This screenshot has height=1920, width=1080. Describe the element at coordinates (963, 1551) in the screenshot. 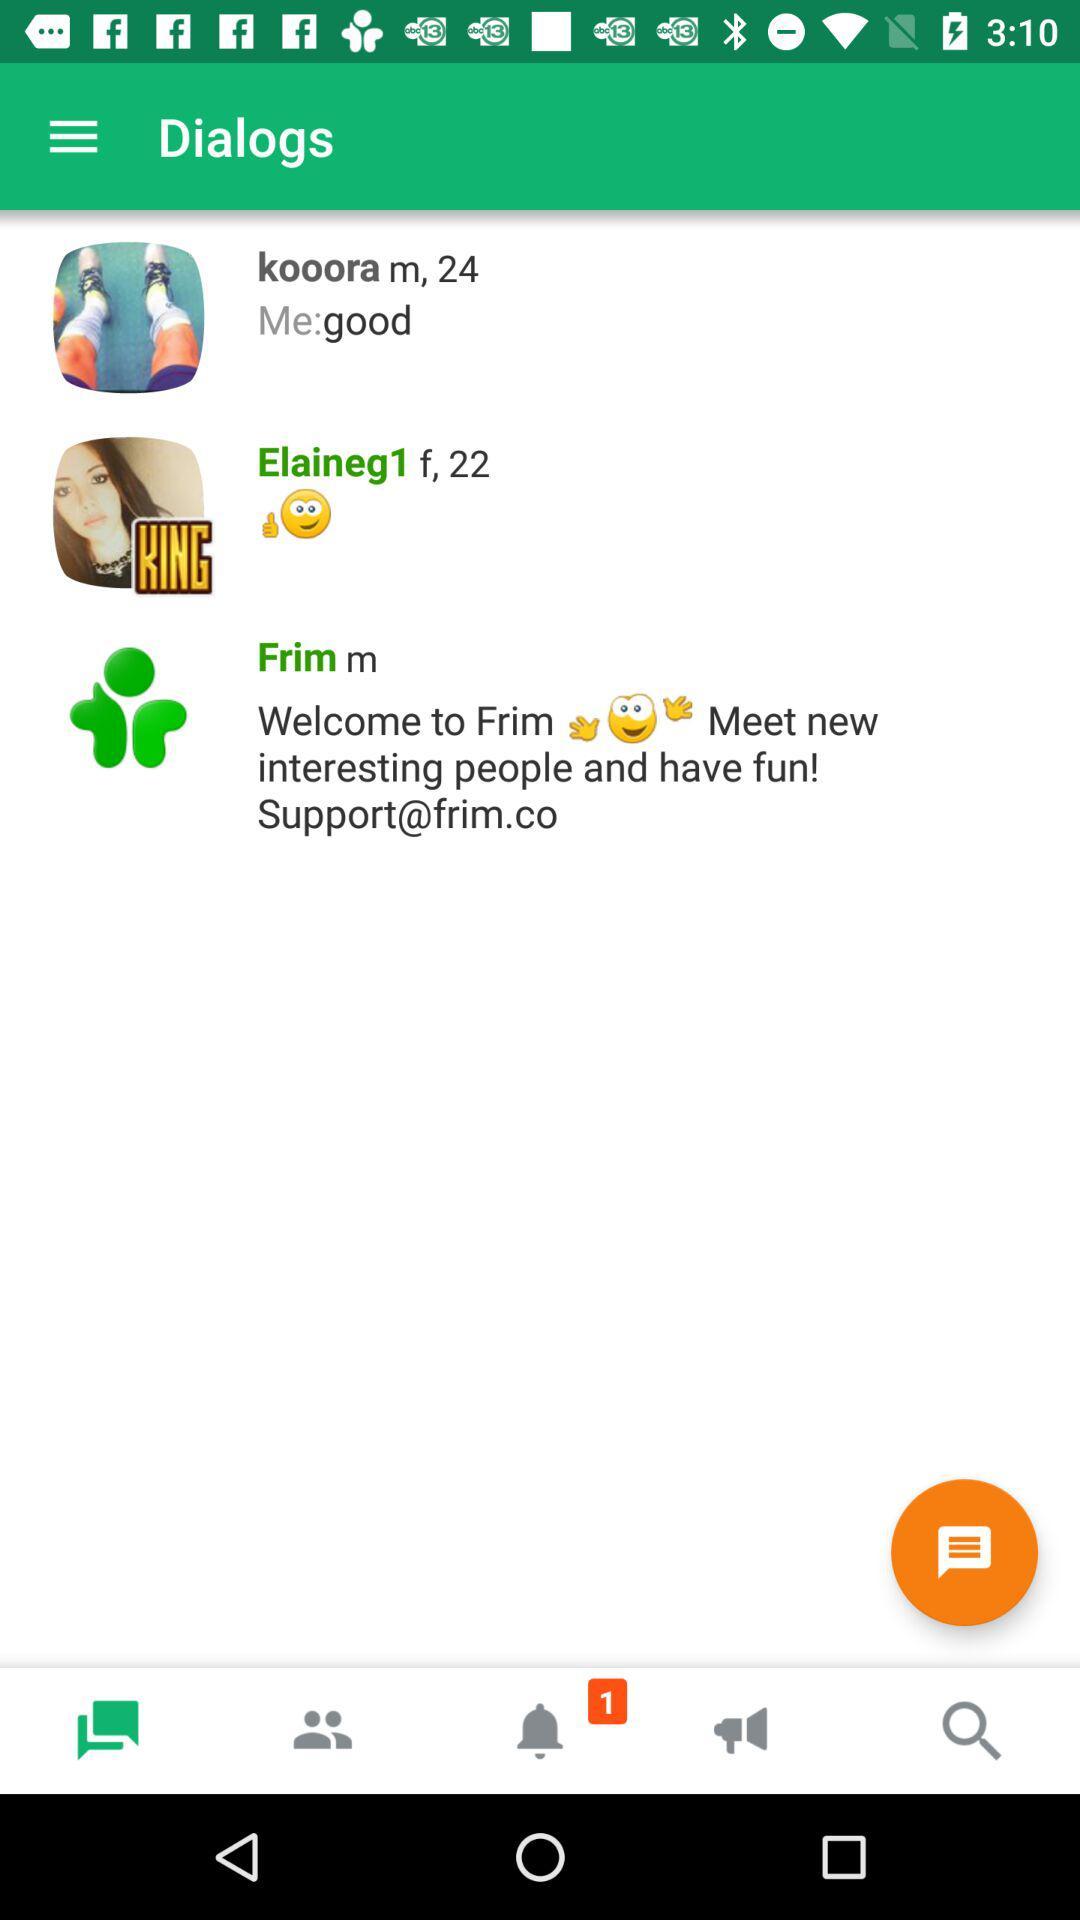

I see `the chat icon` at that location.